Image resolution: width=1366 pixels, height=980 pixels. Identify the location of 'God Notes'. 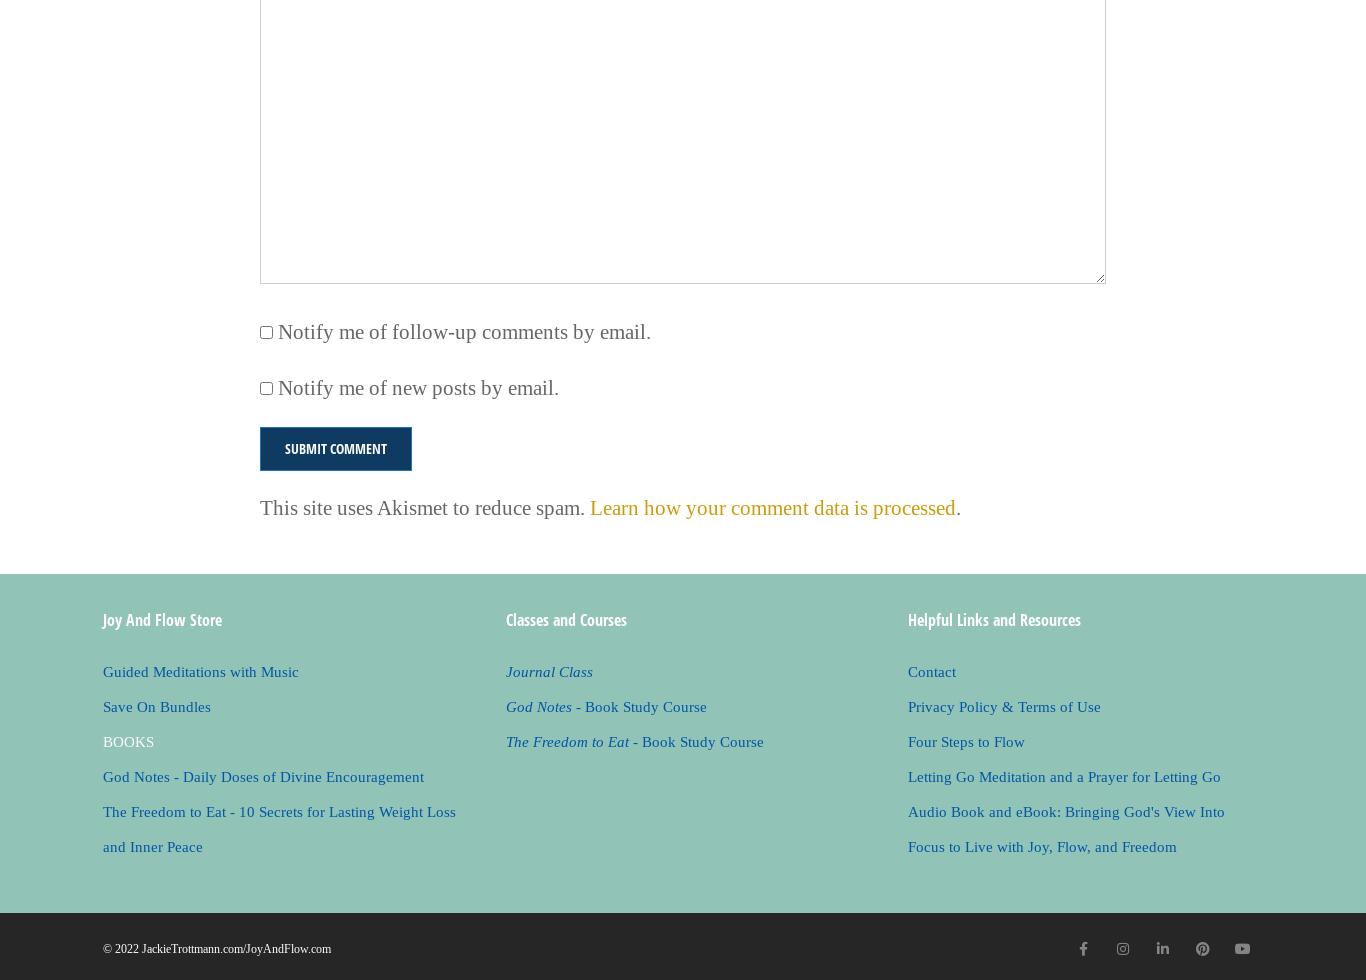
(538, 706).